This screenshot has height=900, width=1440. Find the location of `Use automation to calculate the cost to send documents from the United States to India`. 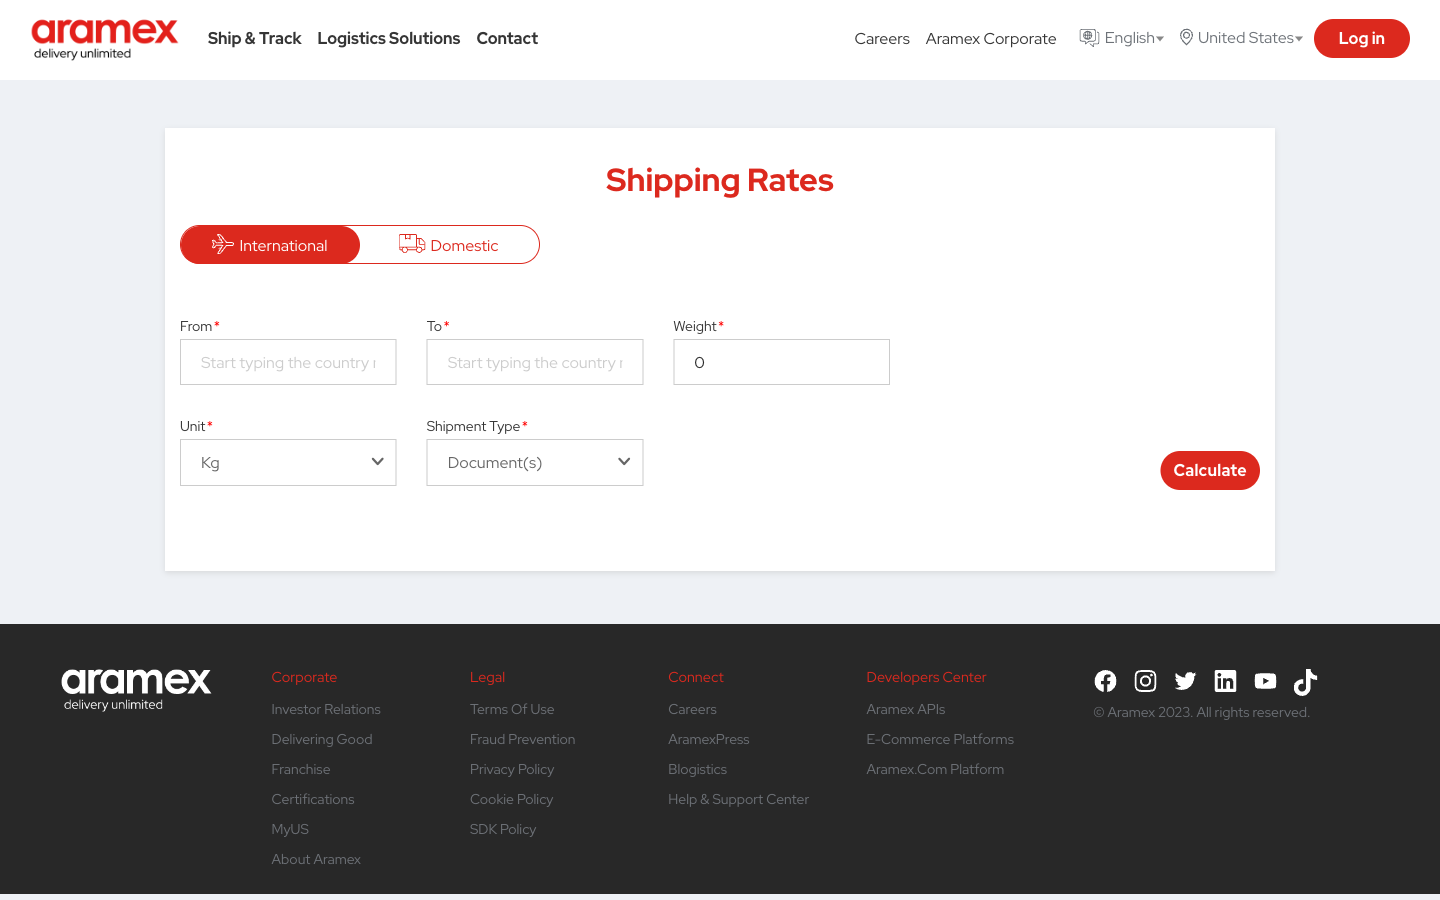

Use automation to calculate the cost to send documents from the United States to India is located at coordinates (287, 361).